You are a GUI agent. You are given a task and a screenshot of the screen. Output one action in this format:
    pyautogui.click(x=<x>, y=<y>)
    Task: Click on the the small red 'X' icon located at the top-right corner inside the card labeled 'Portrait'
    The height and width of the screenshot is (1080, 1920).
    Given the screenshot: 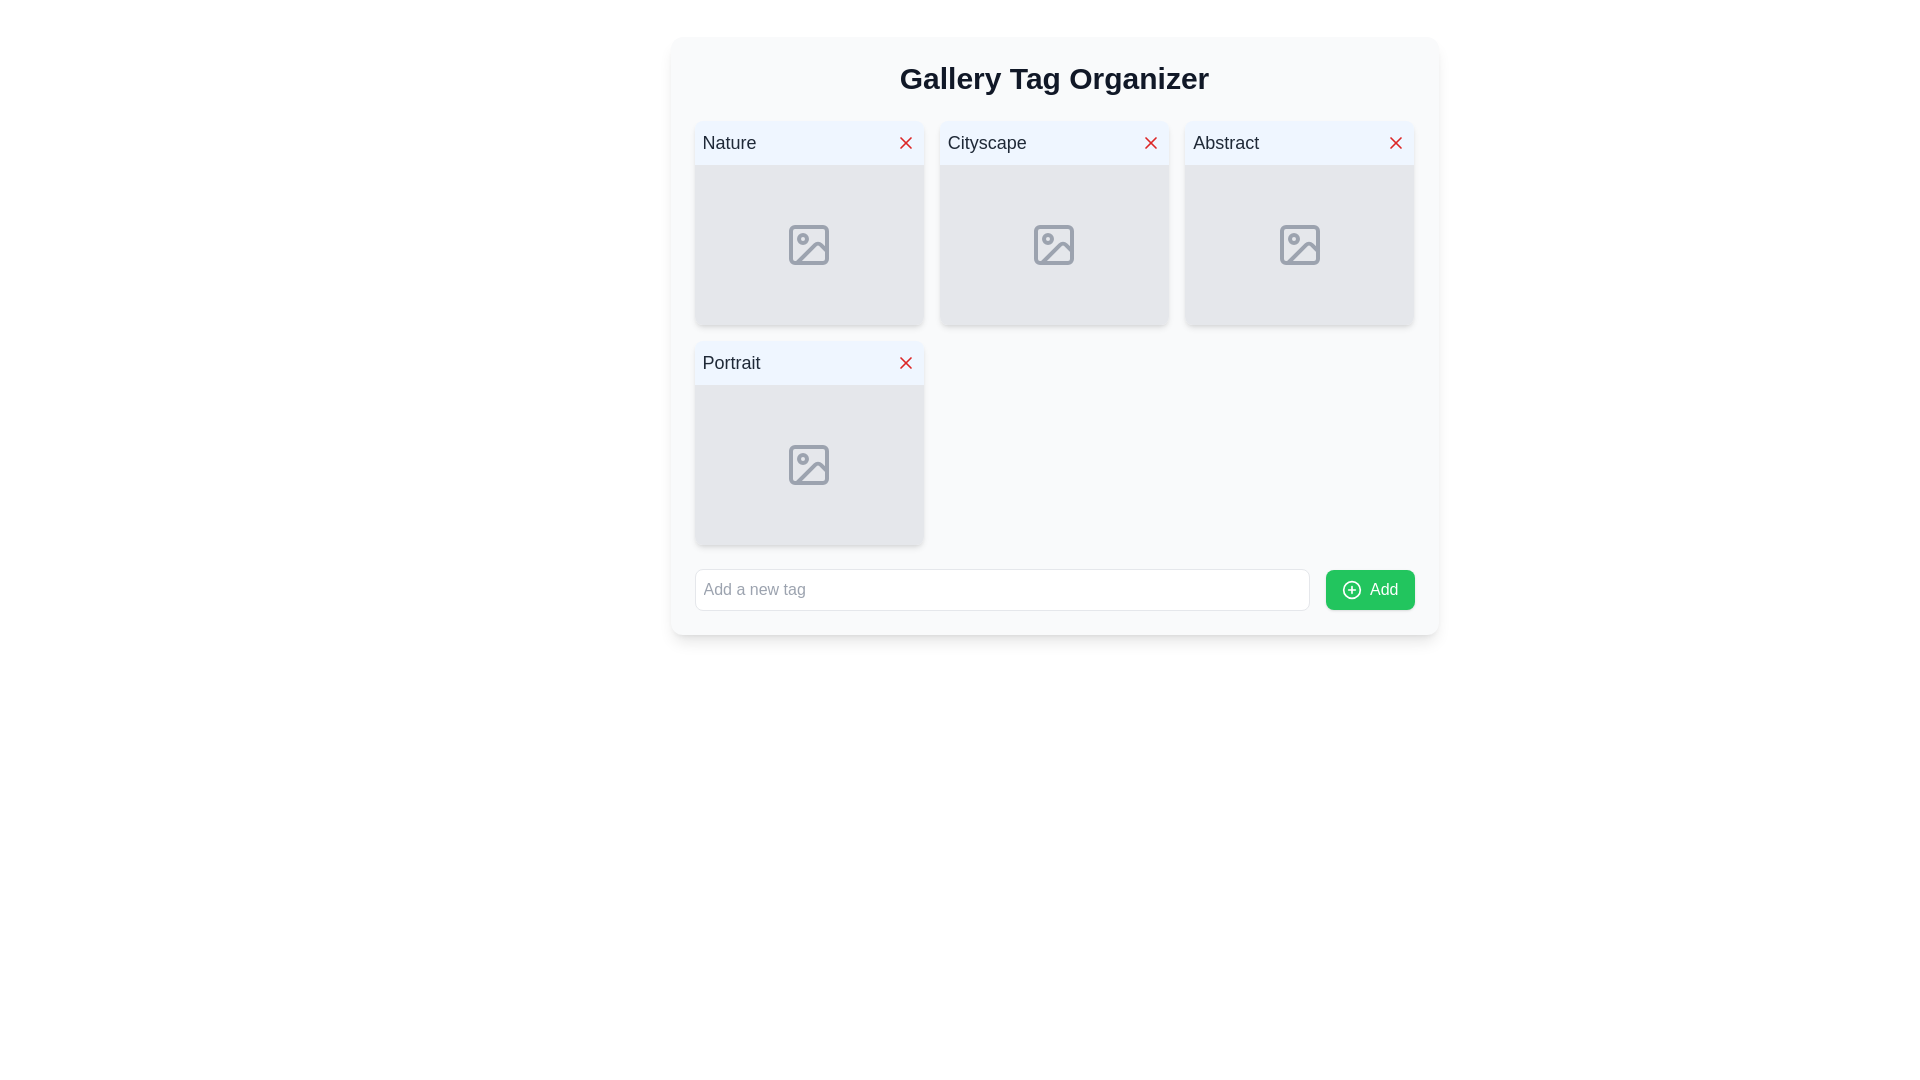 What is the action you would take?
    pyautogui.click(x=904, y=362)
    